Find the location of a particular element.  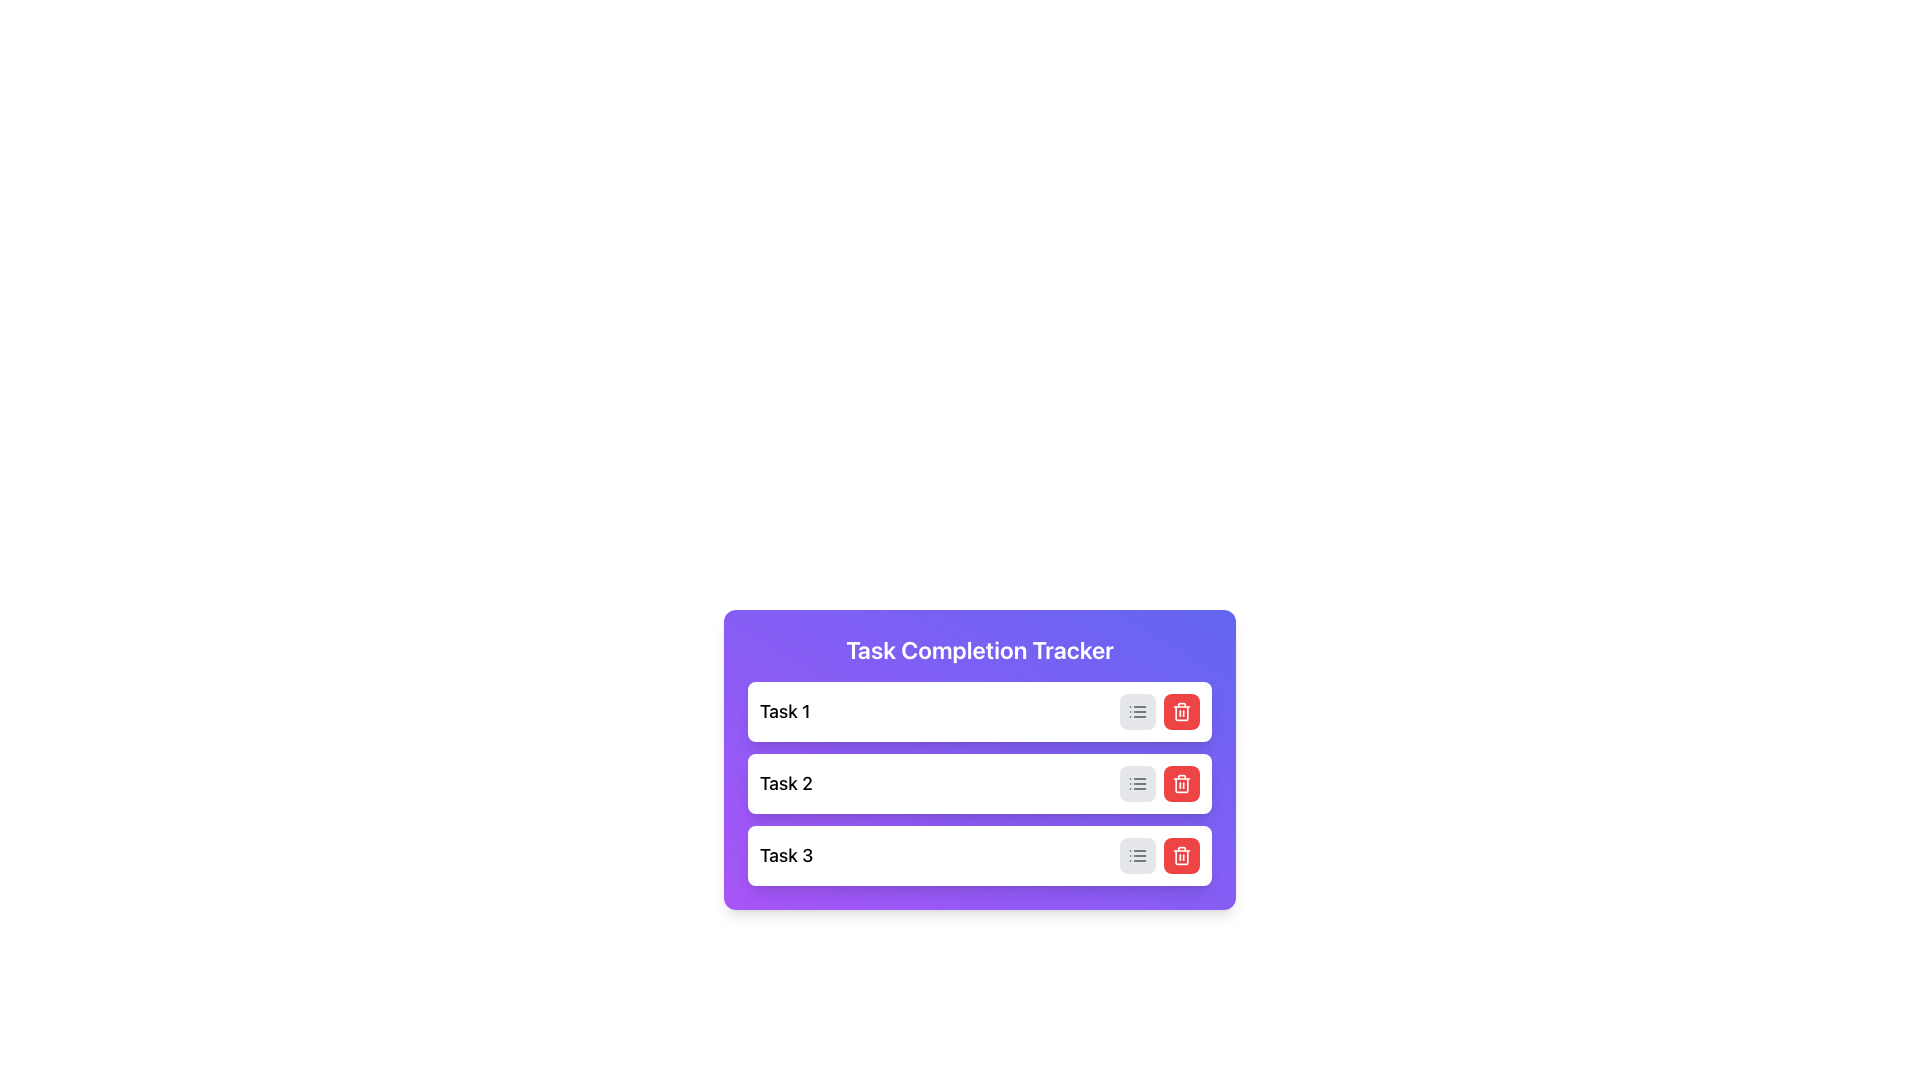

the delete button located on the right side of the second task in the vertical list is located at coordinates (1181, 782).